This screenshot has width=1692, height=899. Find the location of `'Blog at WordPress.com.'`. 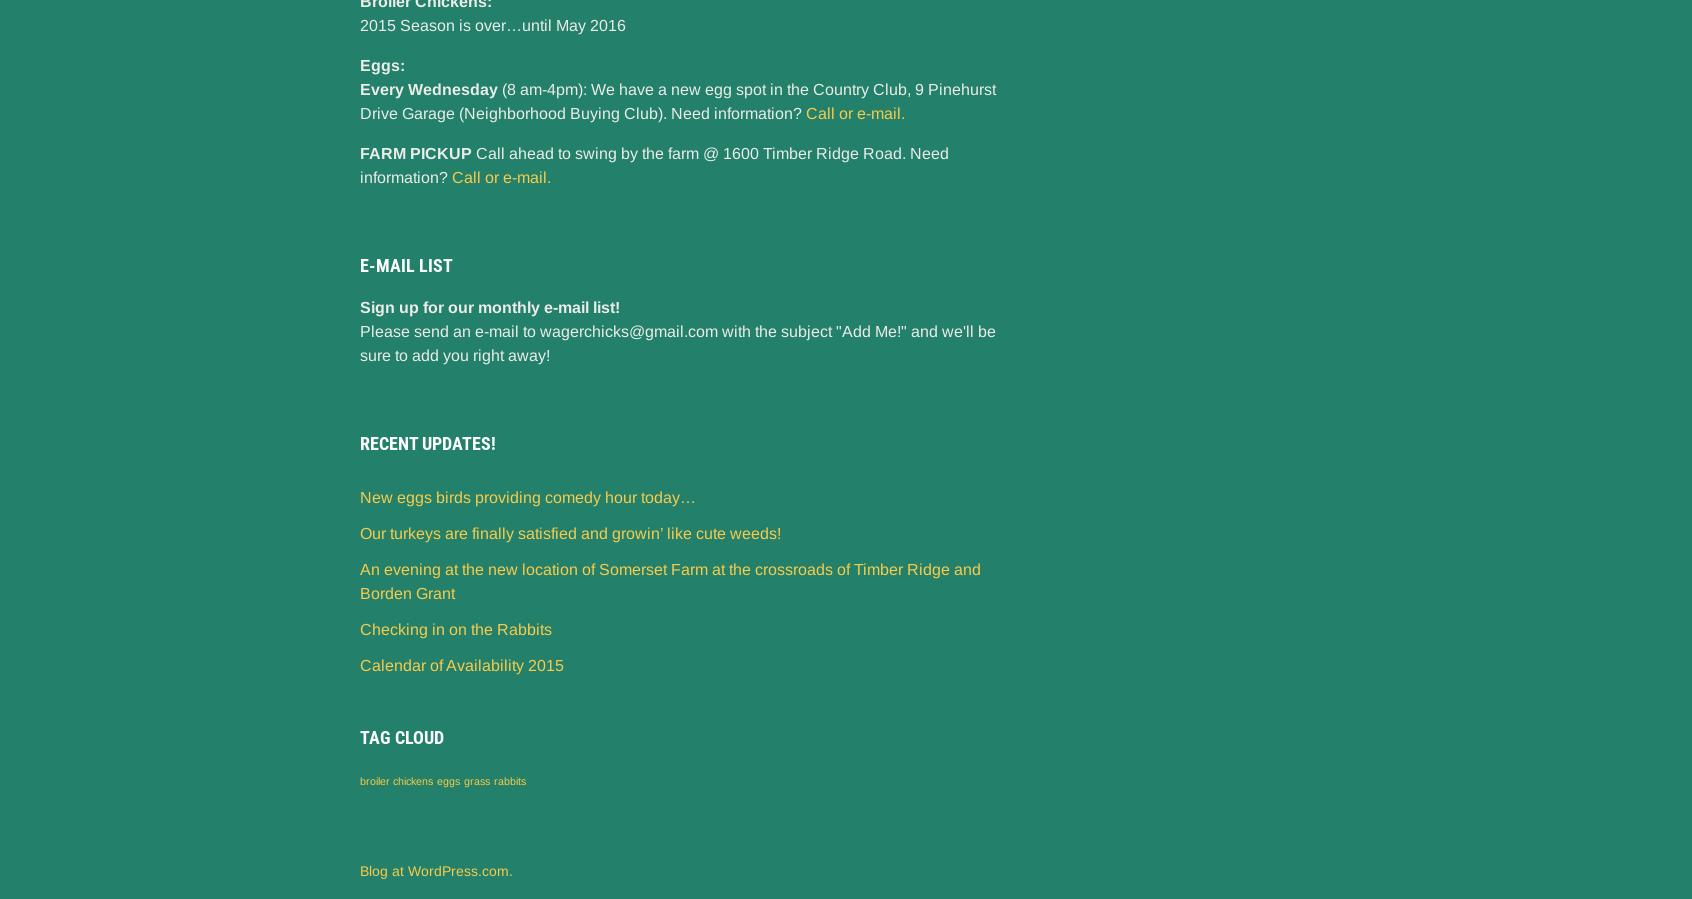

'Blog at WordPress.com.' is located at coordinates (435, 869).